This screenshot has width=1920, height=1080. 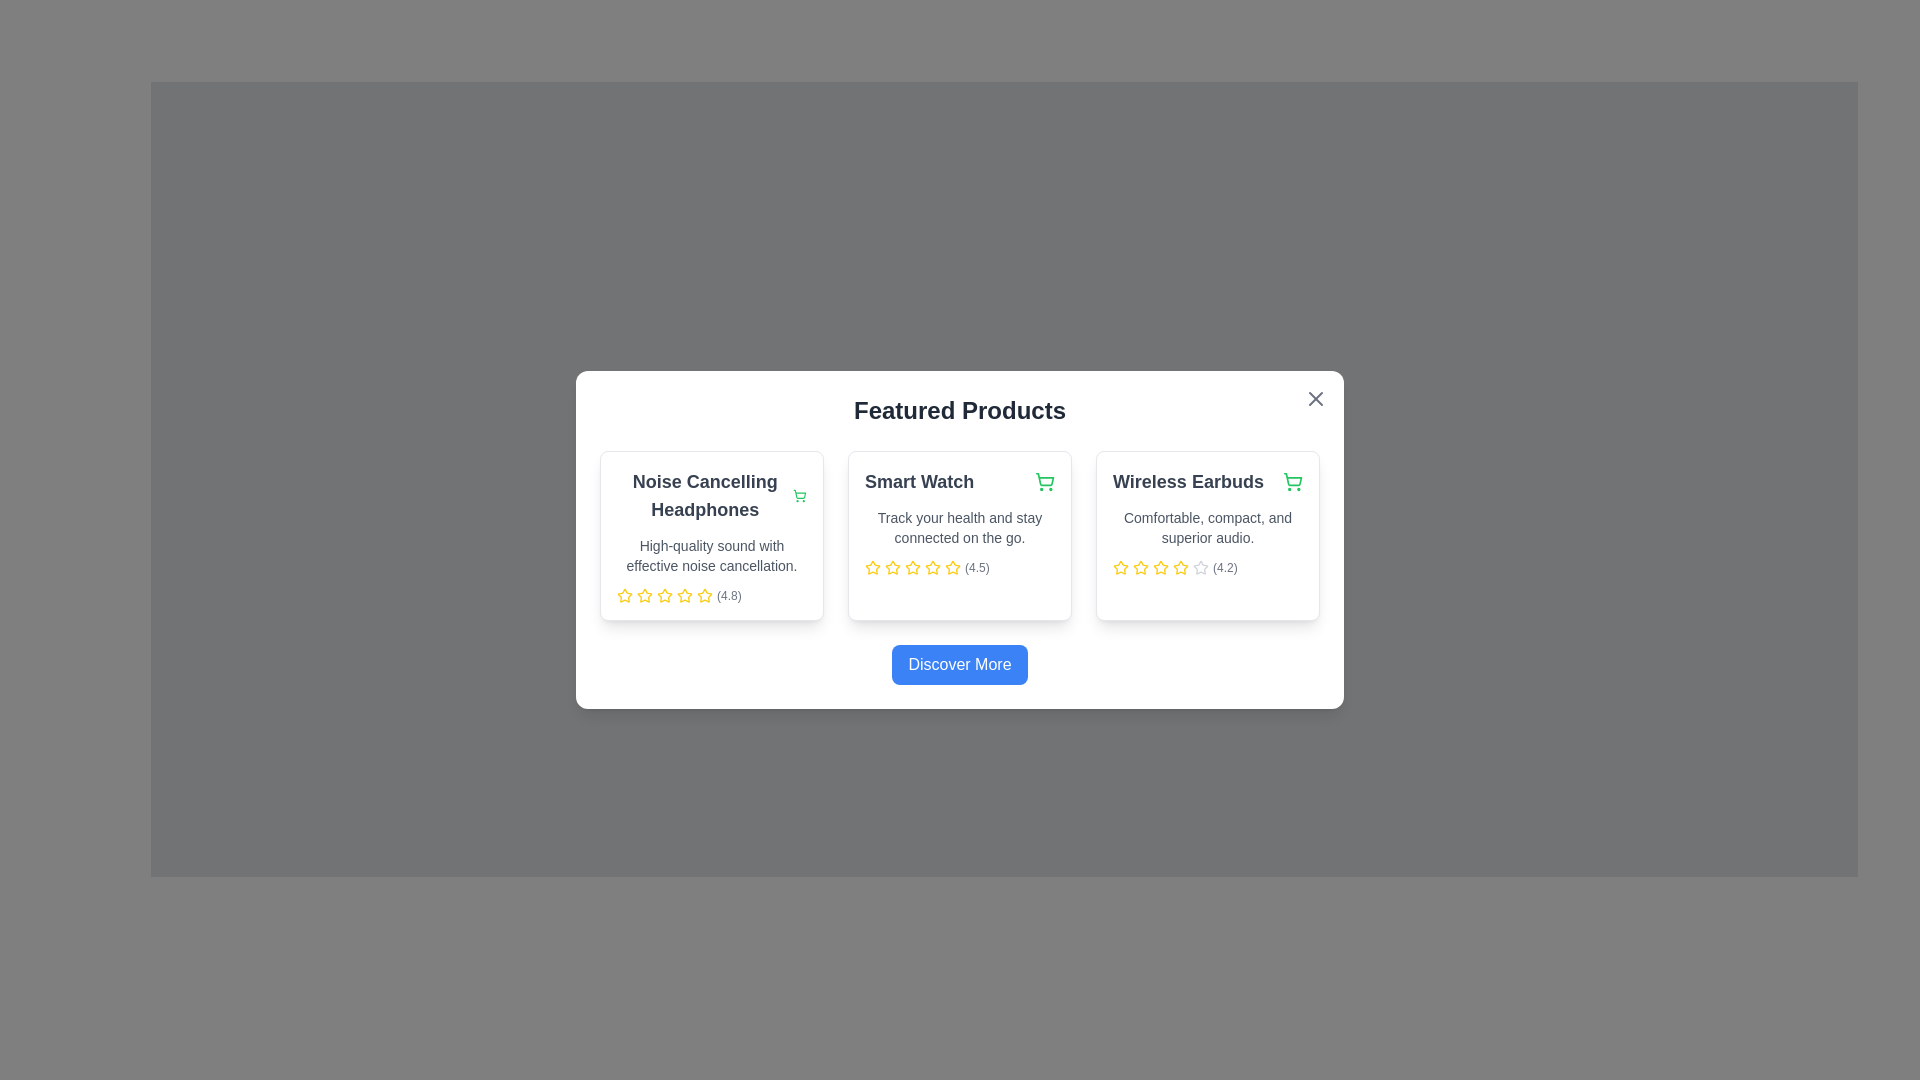 I want to click on the text label displaying the average rating value (4.2) for the 'Wireless Earbuds' product, located to the right of the fifth star in the rating component, so click(x=1224, y=567).